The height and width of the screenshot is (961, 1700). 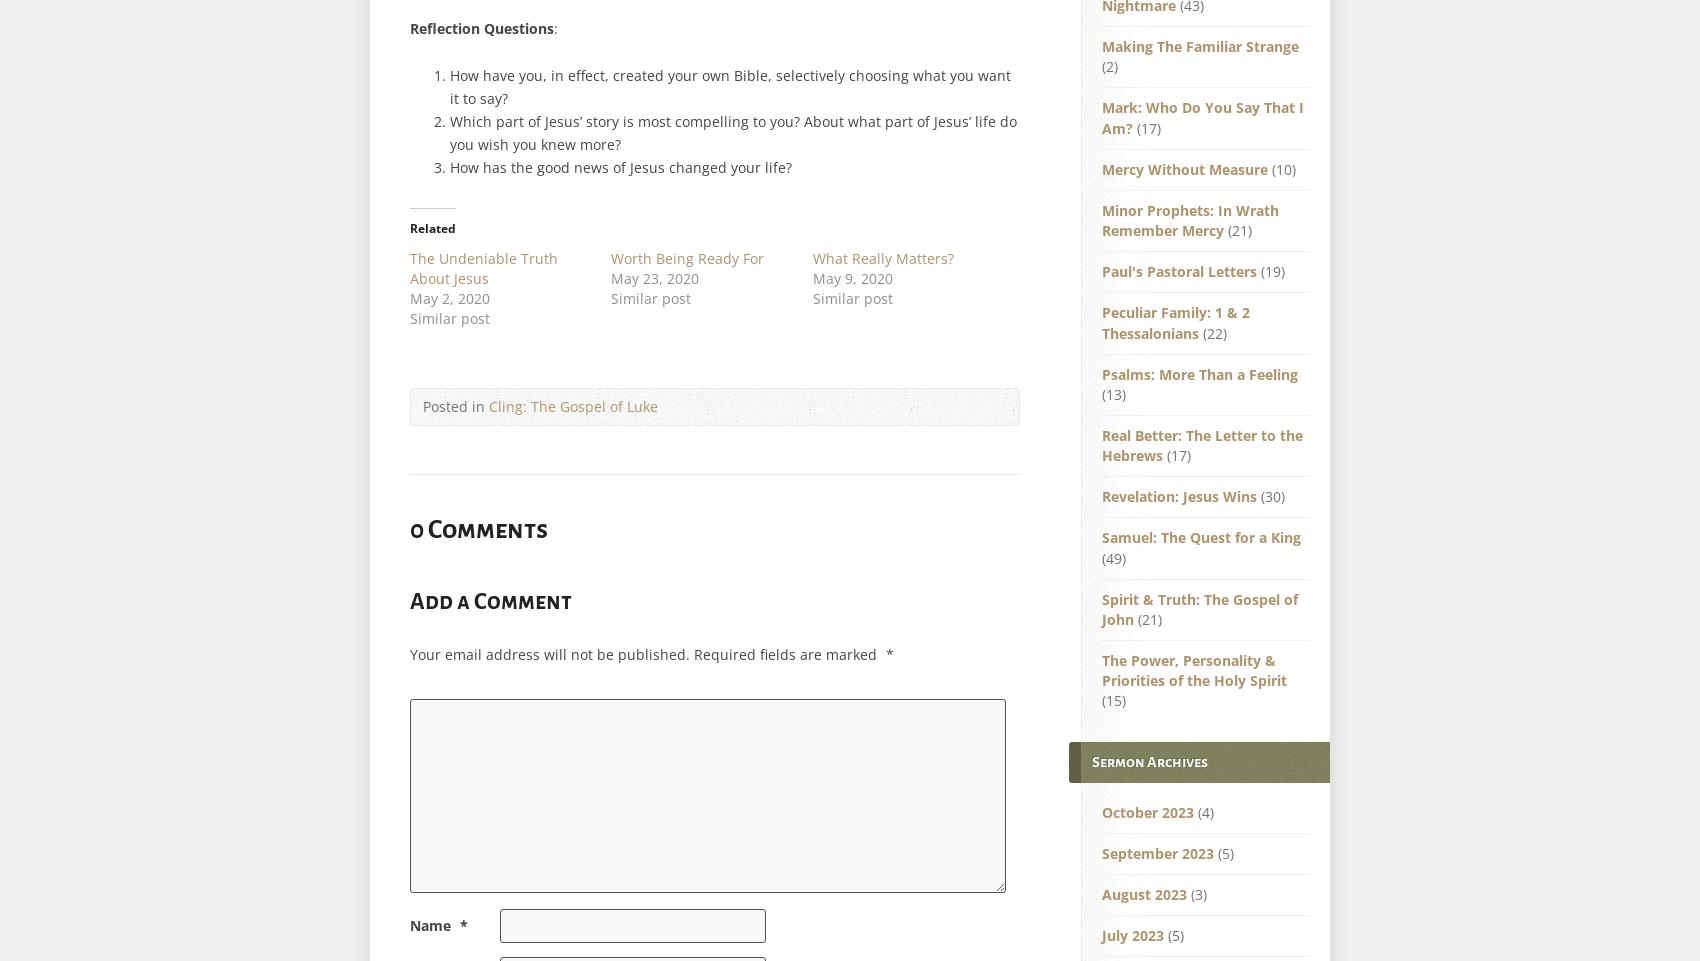 What do you see at coordinates (432, 226) in the screenshot?
I see `'Related'` at bounding box center [432, 226].